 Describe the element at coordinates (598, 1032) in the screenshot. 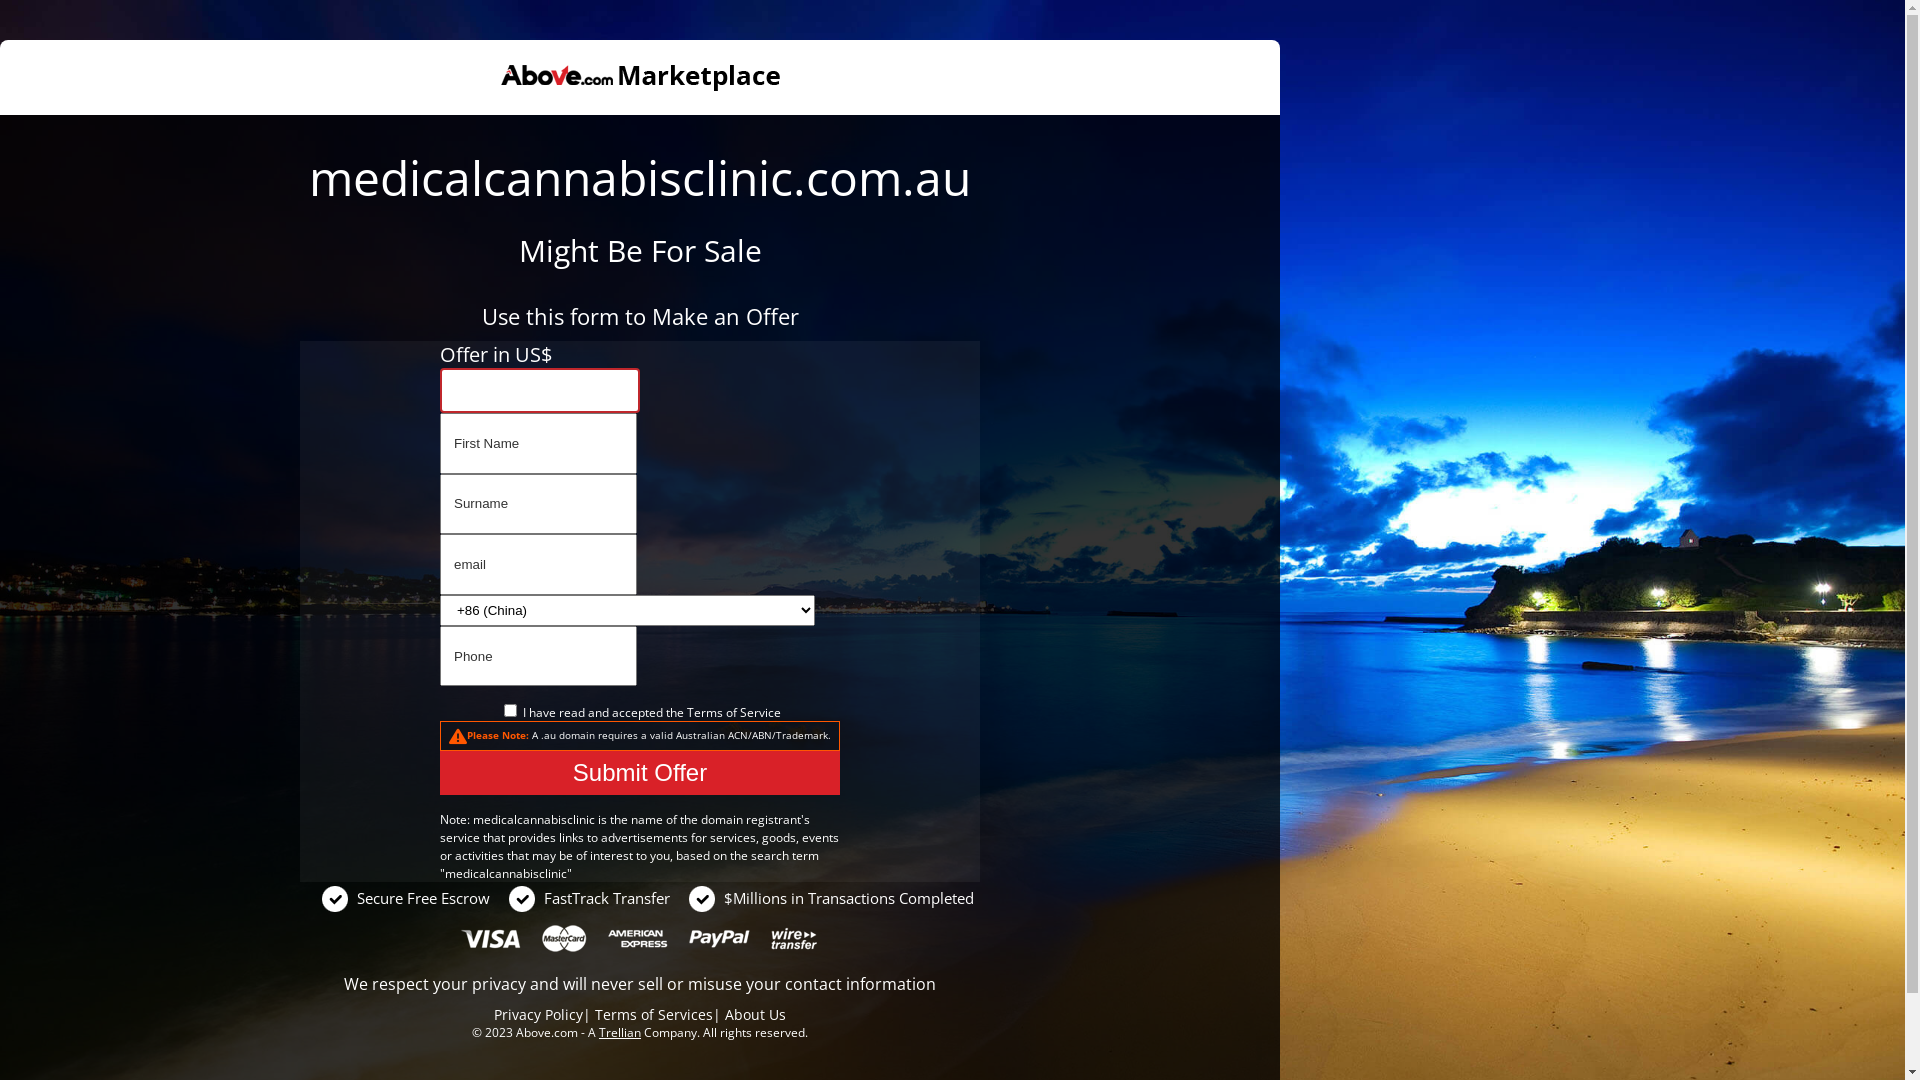

I see `'Trellian'` at that location.